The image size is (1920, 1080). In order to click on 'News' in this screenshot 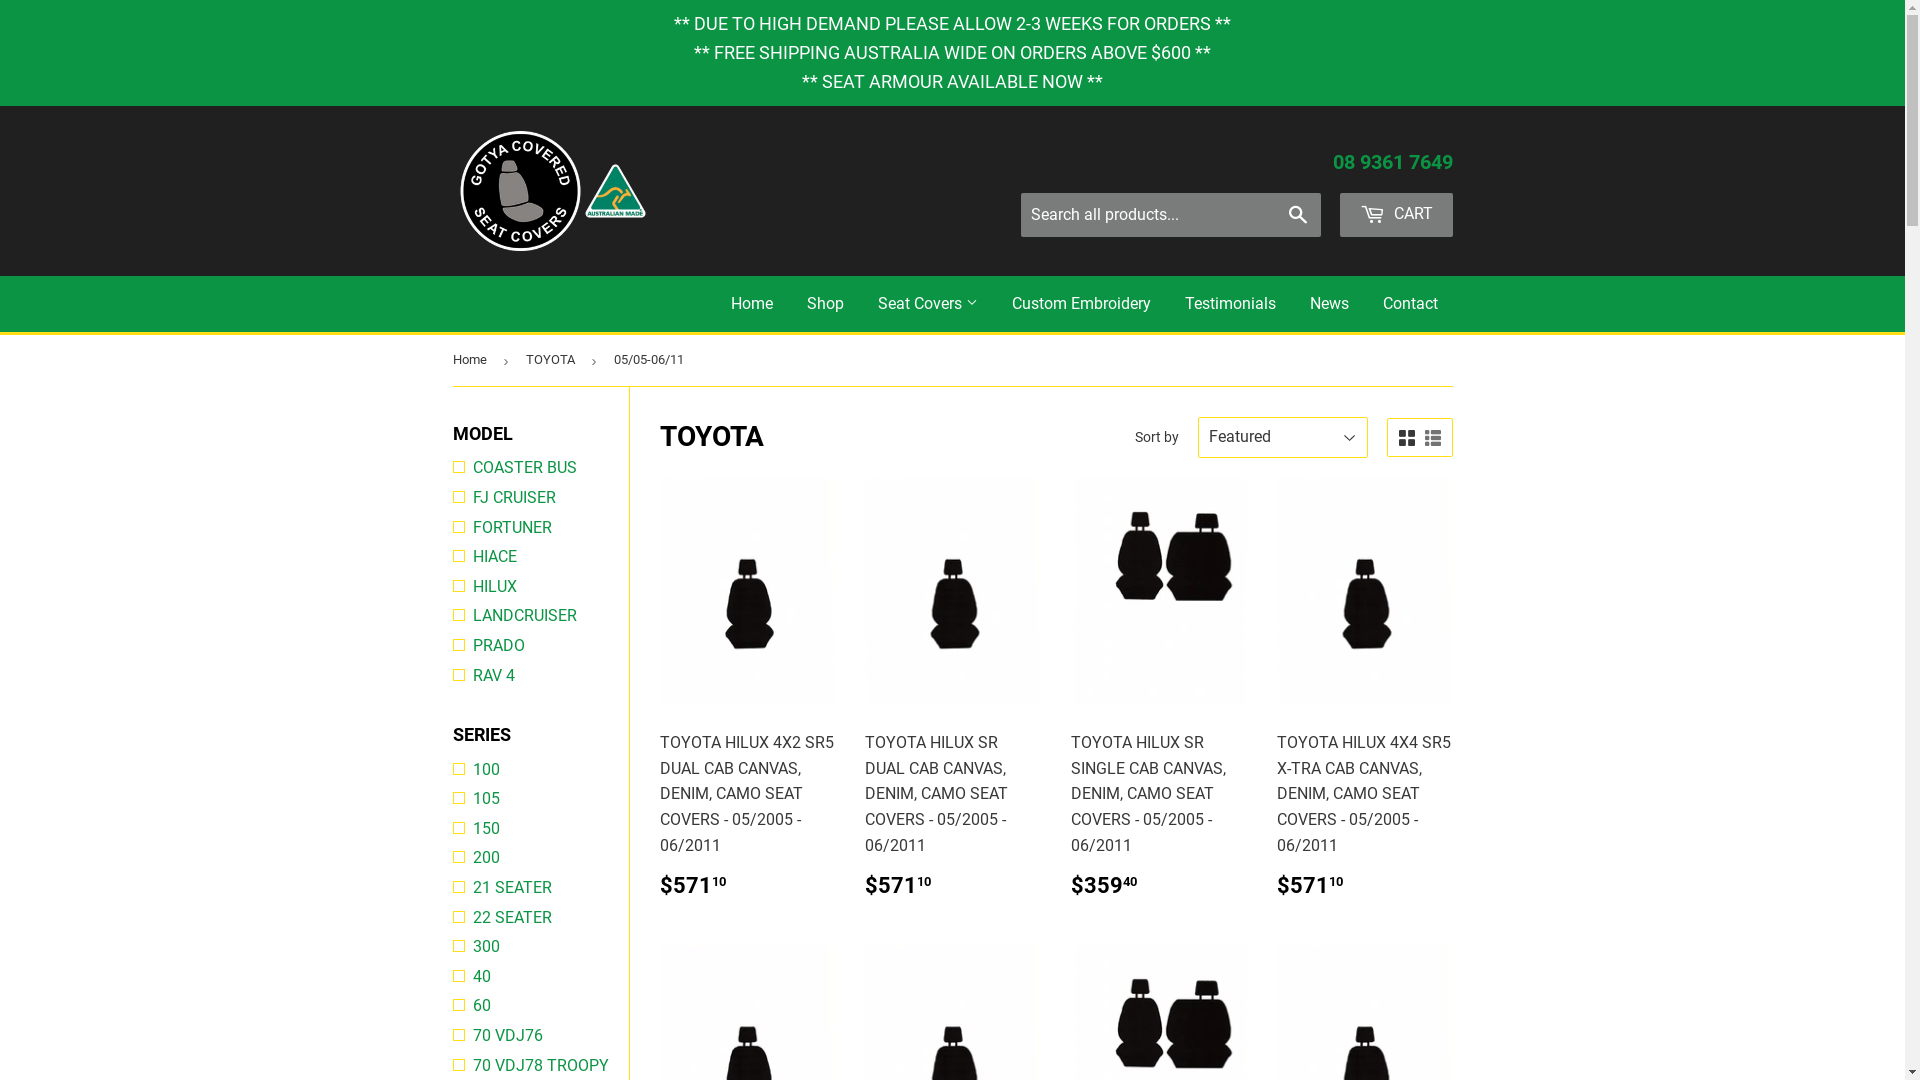, I will do `click(1328, 304)`.